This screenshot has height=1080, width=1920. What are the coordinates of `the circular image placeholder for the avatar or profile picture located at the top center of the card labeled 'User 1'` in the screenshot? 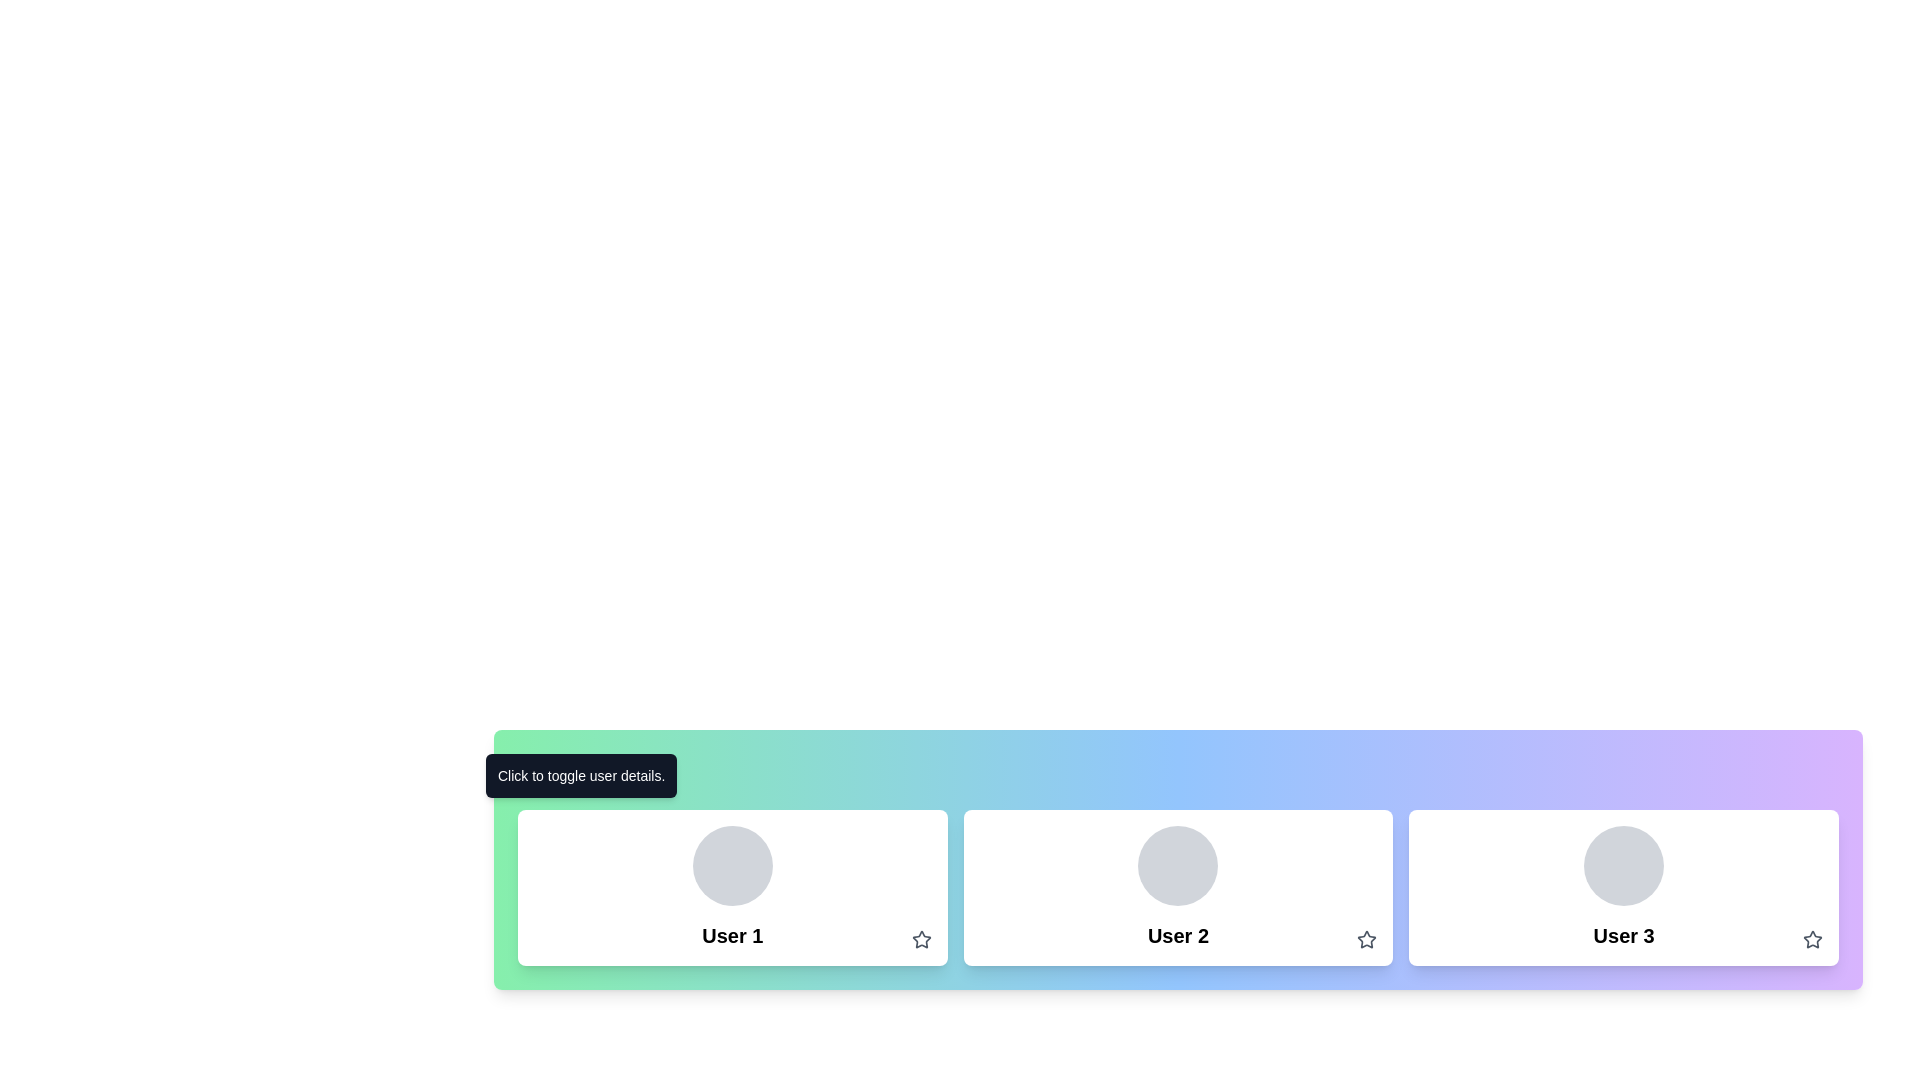 It's located at (731, 865).